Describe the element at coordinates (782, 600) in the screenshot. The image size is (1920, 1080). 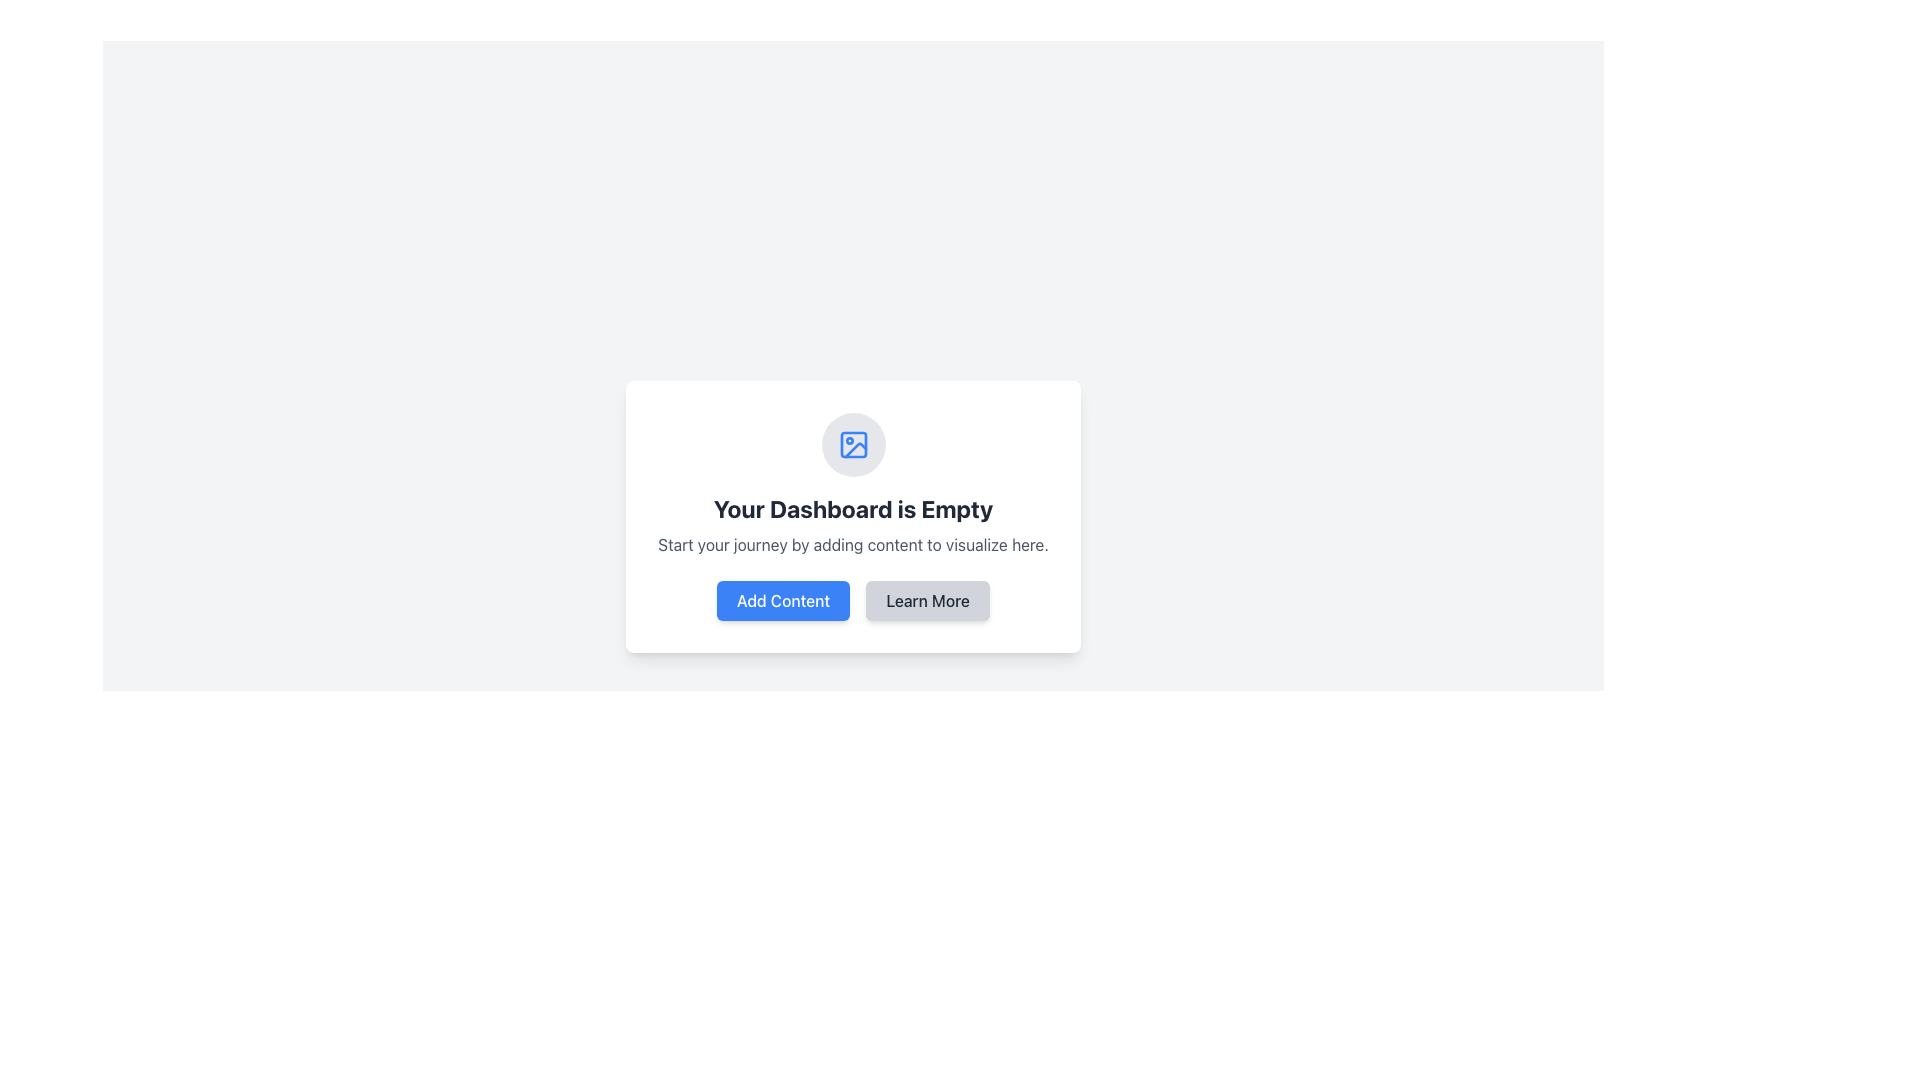
I see `the 'Add Content' button to observe visual feedback` at that location.